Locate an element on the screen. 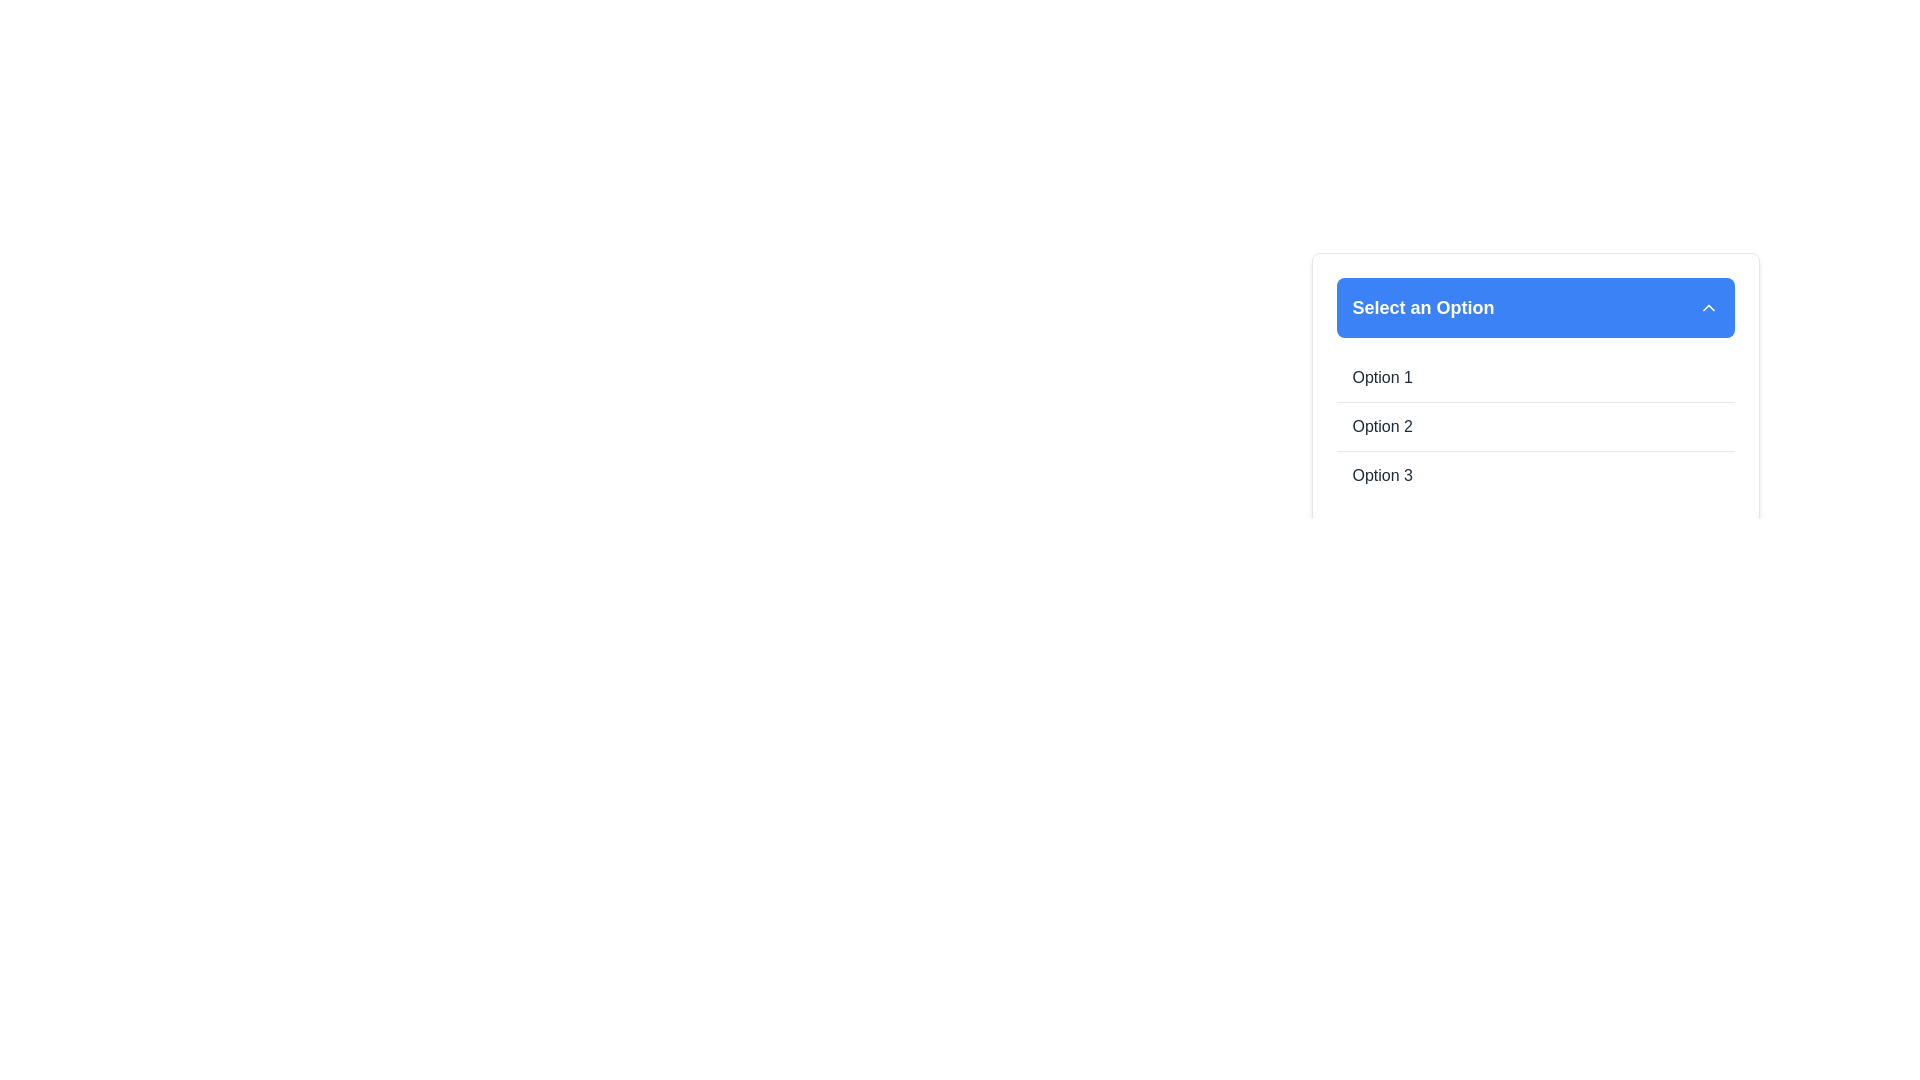 The image size is (1920, 1080). the second selectable item 'Option 2' within the dropdown menu labeled 'Select an Option' is located at coordinates (1534, 425).